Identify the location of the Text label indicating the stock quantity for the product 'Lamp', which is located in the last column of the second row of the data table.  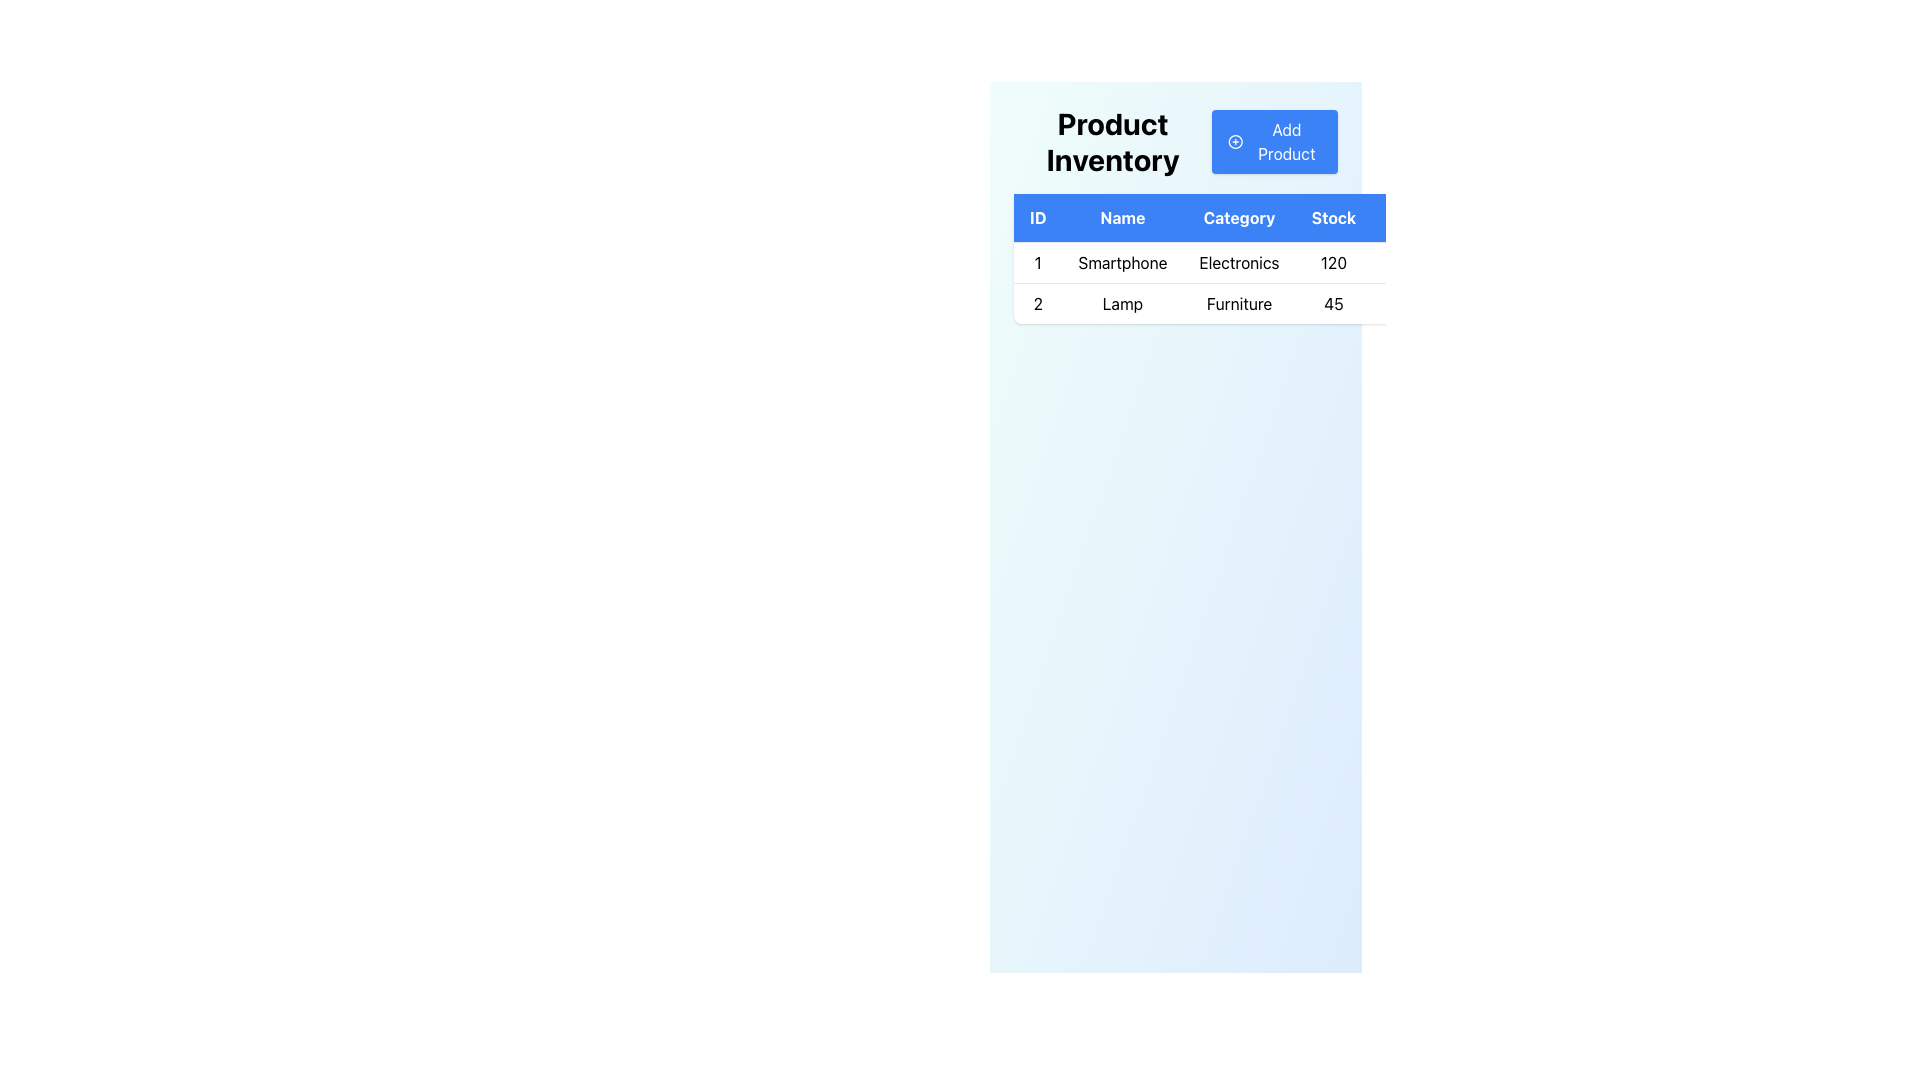
(1334, 303).